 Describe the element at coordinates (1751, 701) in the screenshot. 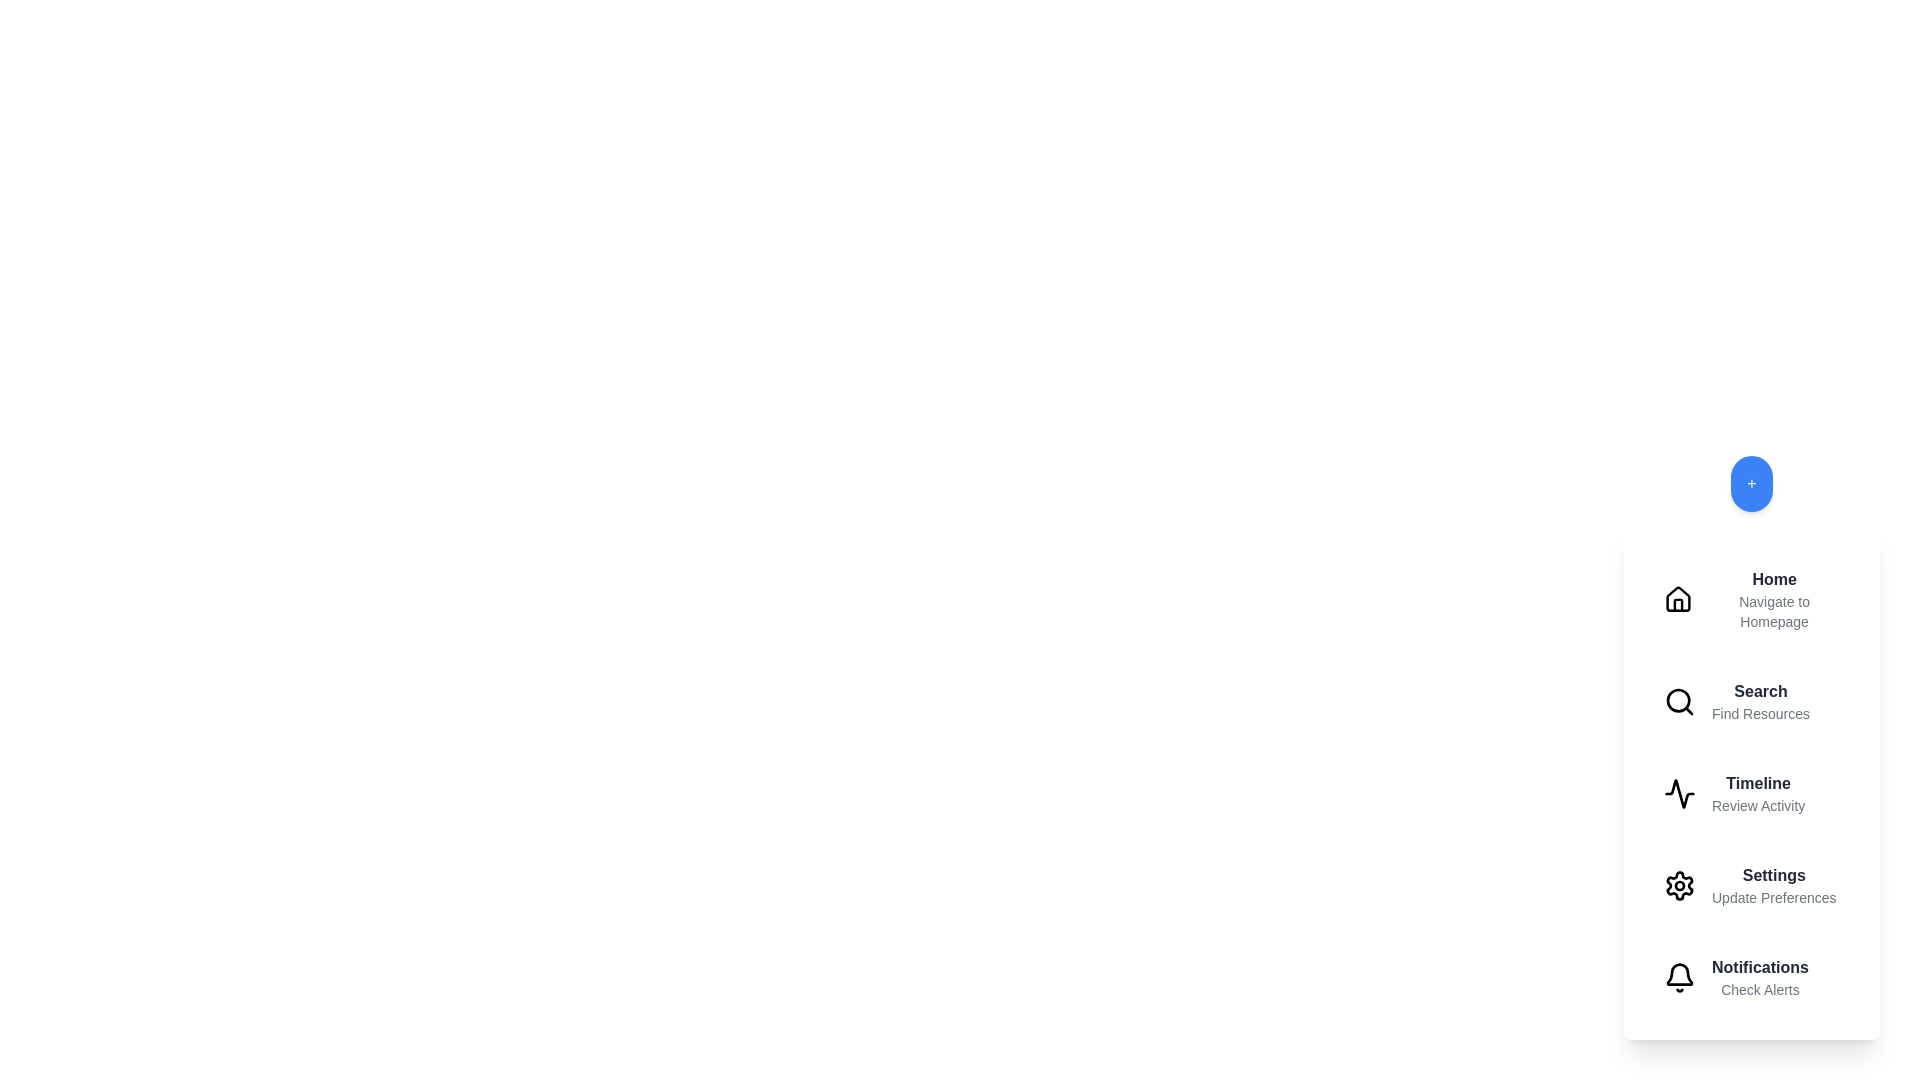

I see `the menu item labeled Search to view its hover effect` at that location.